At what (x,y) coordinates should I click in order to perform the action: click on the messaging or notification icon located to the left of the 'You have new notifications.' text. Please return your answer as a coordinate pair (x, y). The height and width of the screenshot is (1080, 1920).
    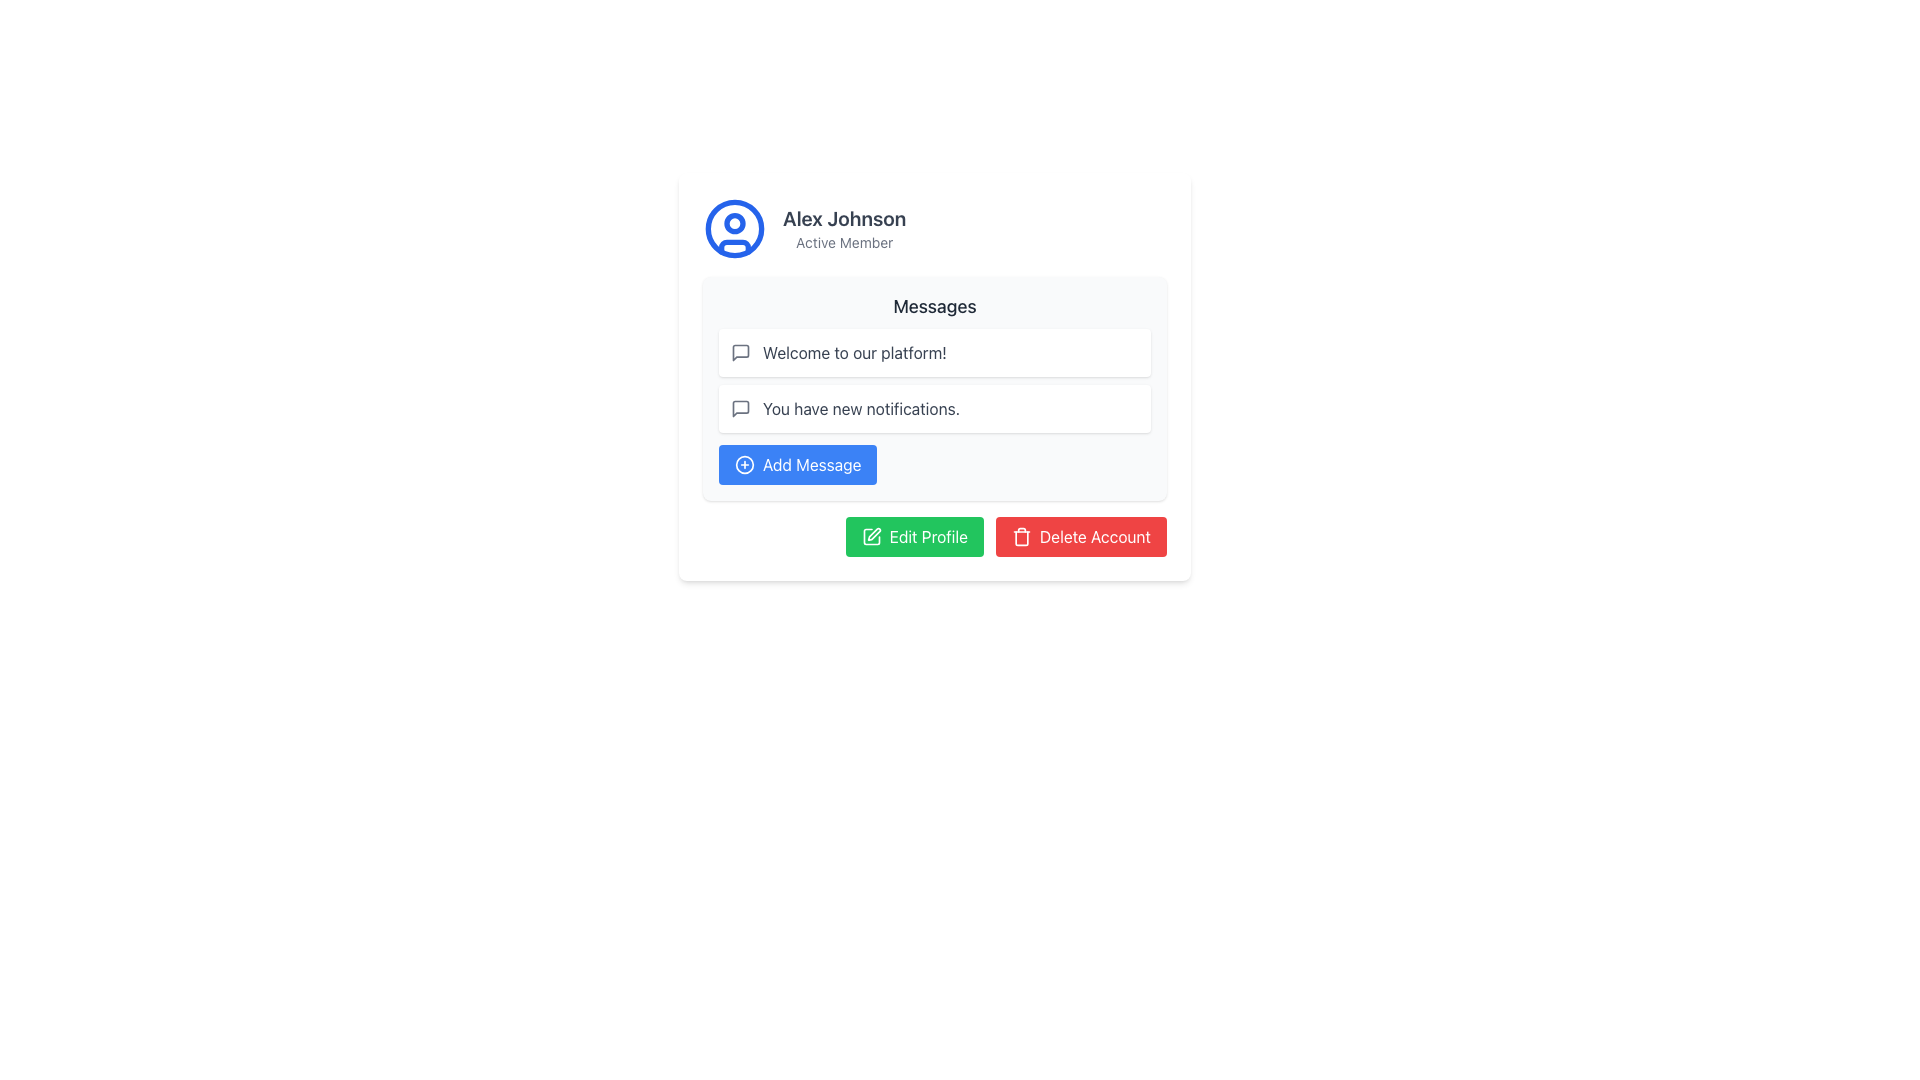
    Looking at the image, I should click on (739, 407).